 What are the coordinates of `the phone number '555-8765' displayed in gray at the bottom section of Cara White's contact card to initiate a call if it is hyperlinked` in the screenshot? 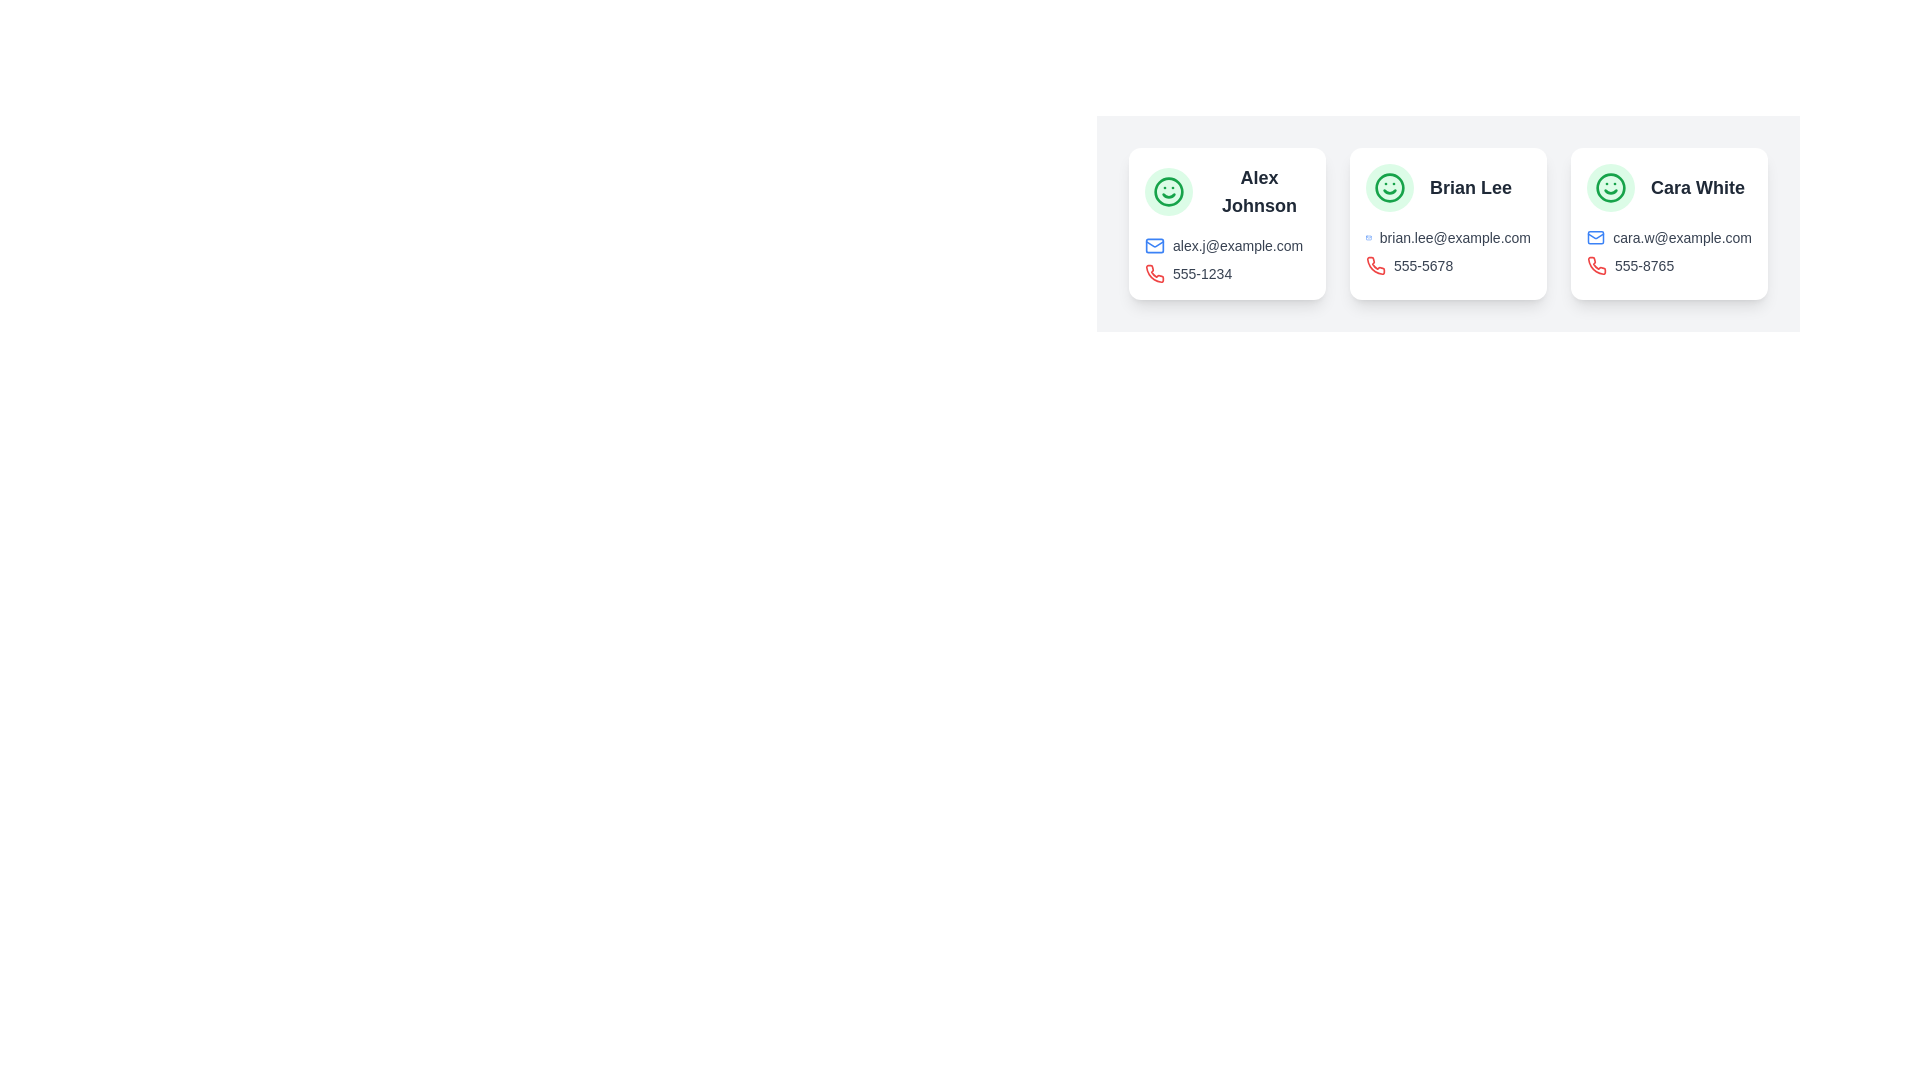 It's located at (1644, 265).